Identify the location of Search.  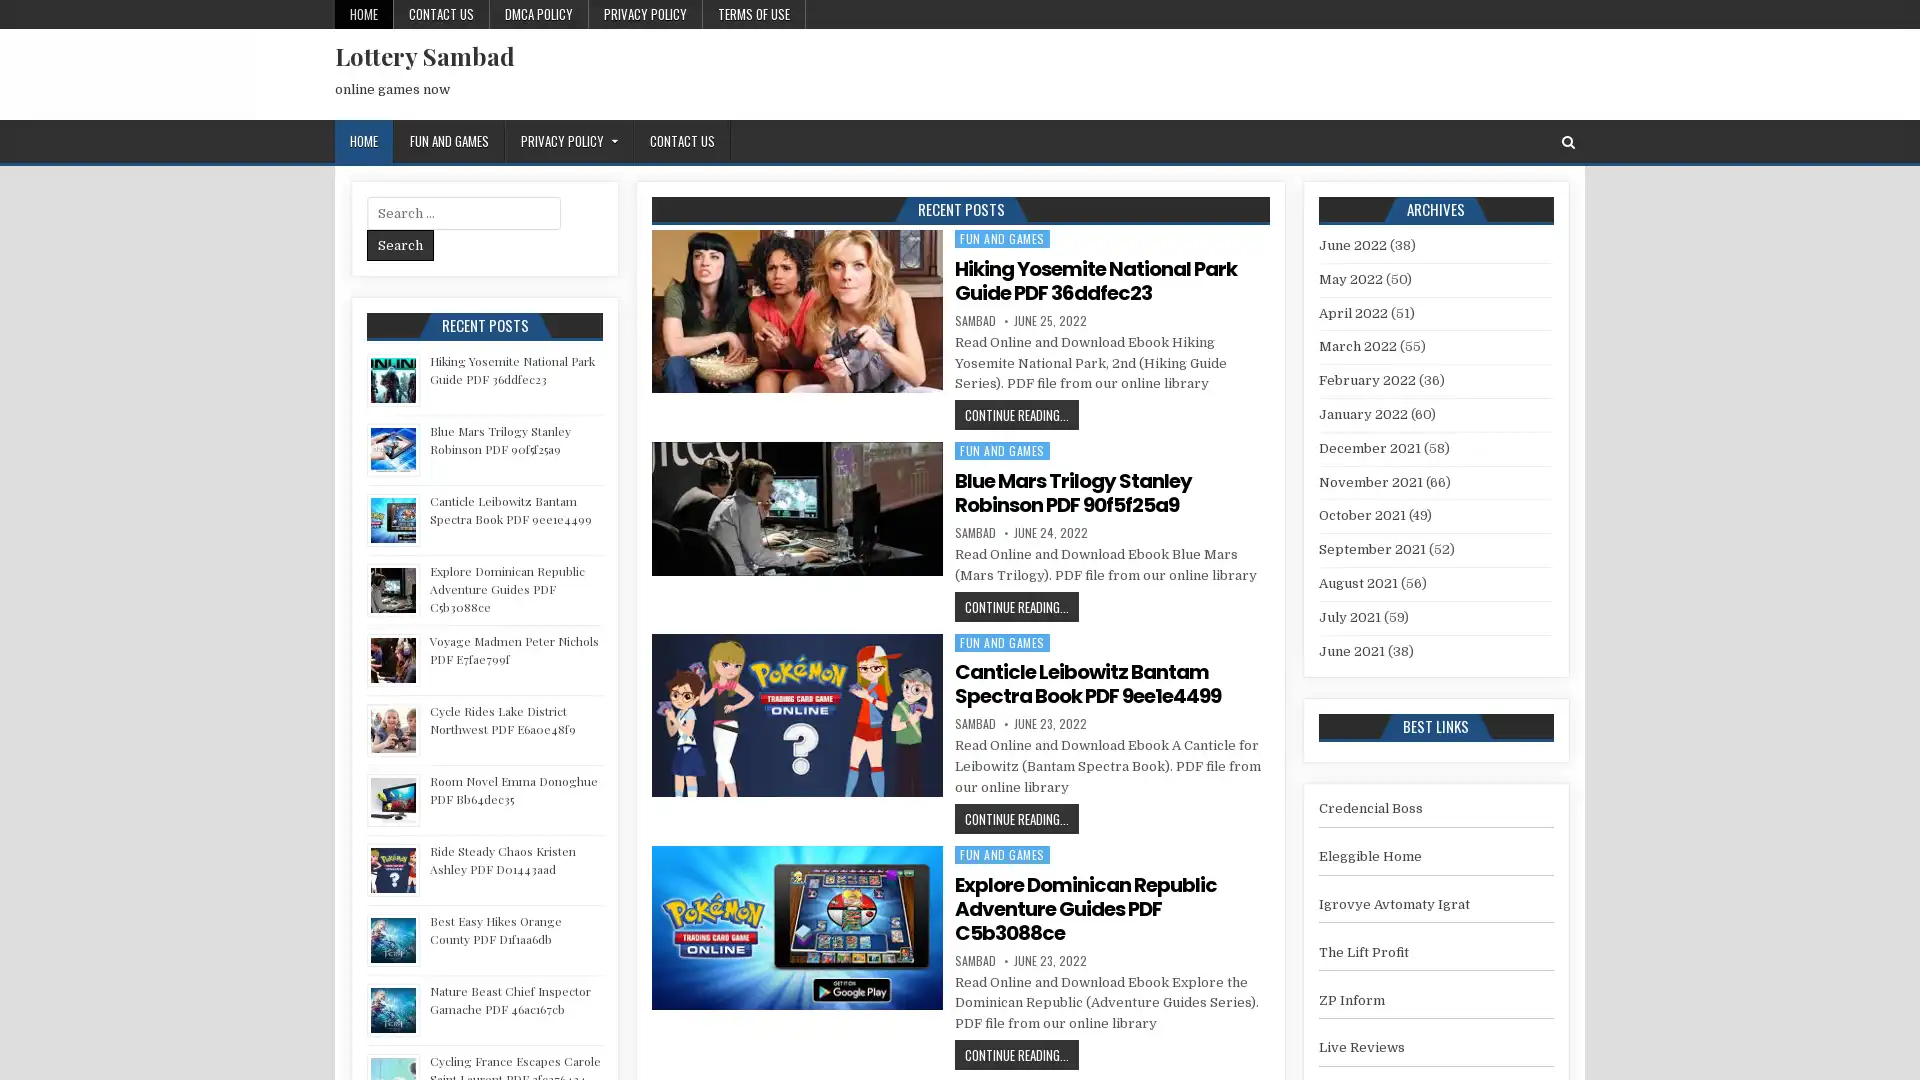
(400, 244).